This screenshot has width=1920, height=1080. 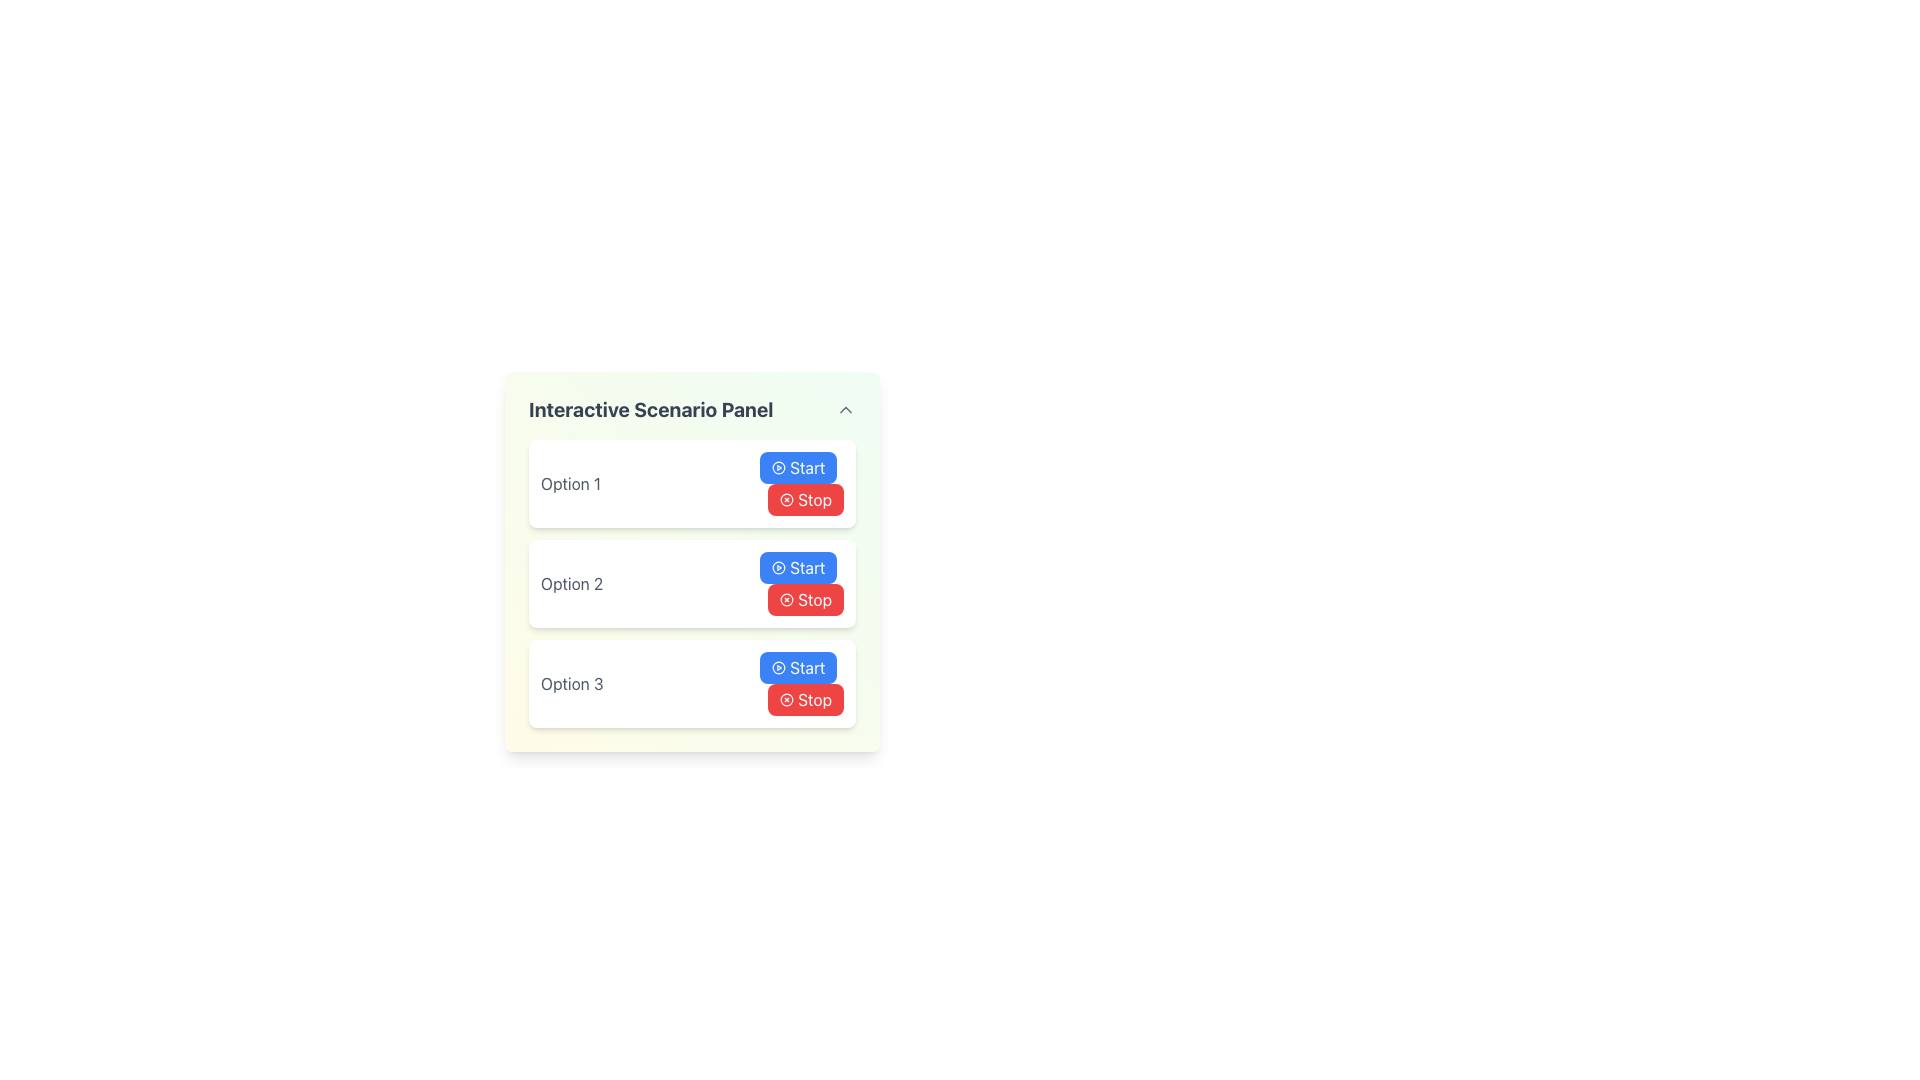 I want to click on the left button in the third row of the 'Interactive Scenario Panel' to initiate the 'Start' action, so click(x=797, y=667).